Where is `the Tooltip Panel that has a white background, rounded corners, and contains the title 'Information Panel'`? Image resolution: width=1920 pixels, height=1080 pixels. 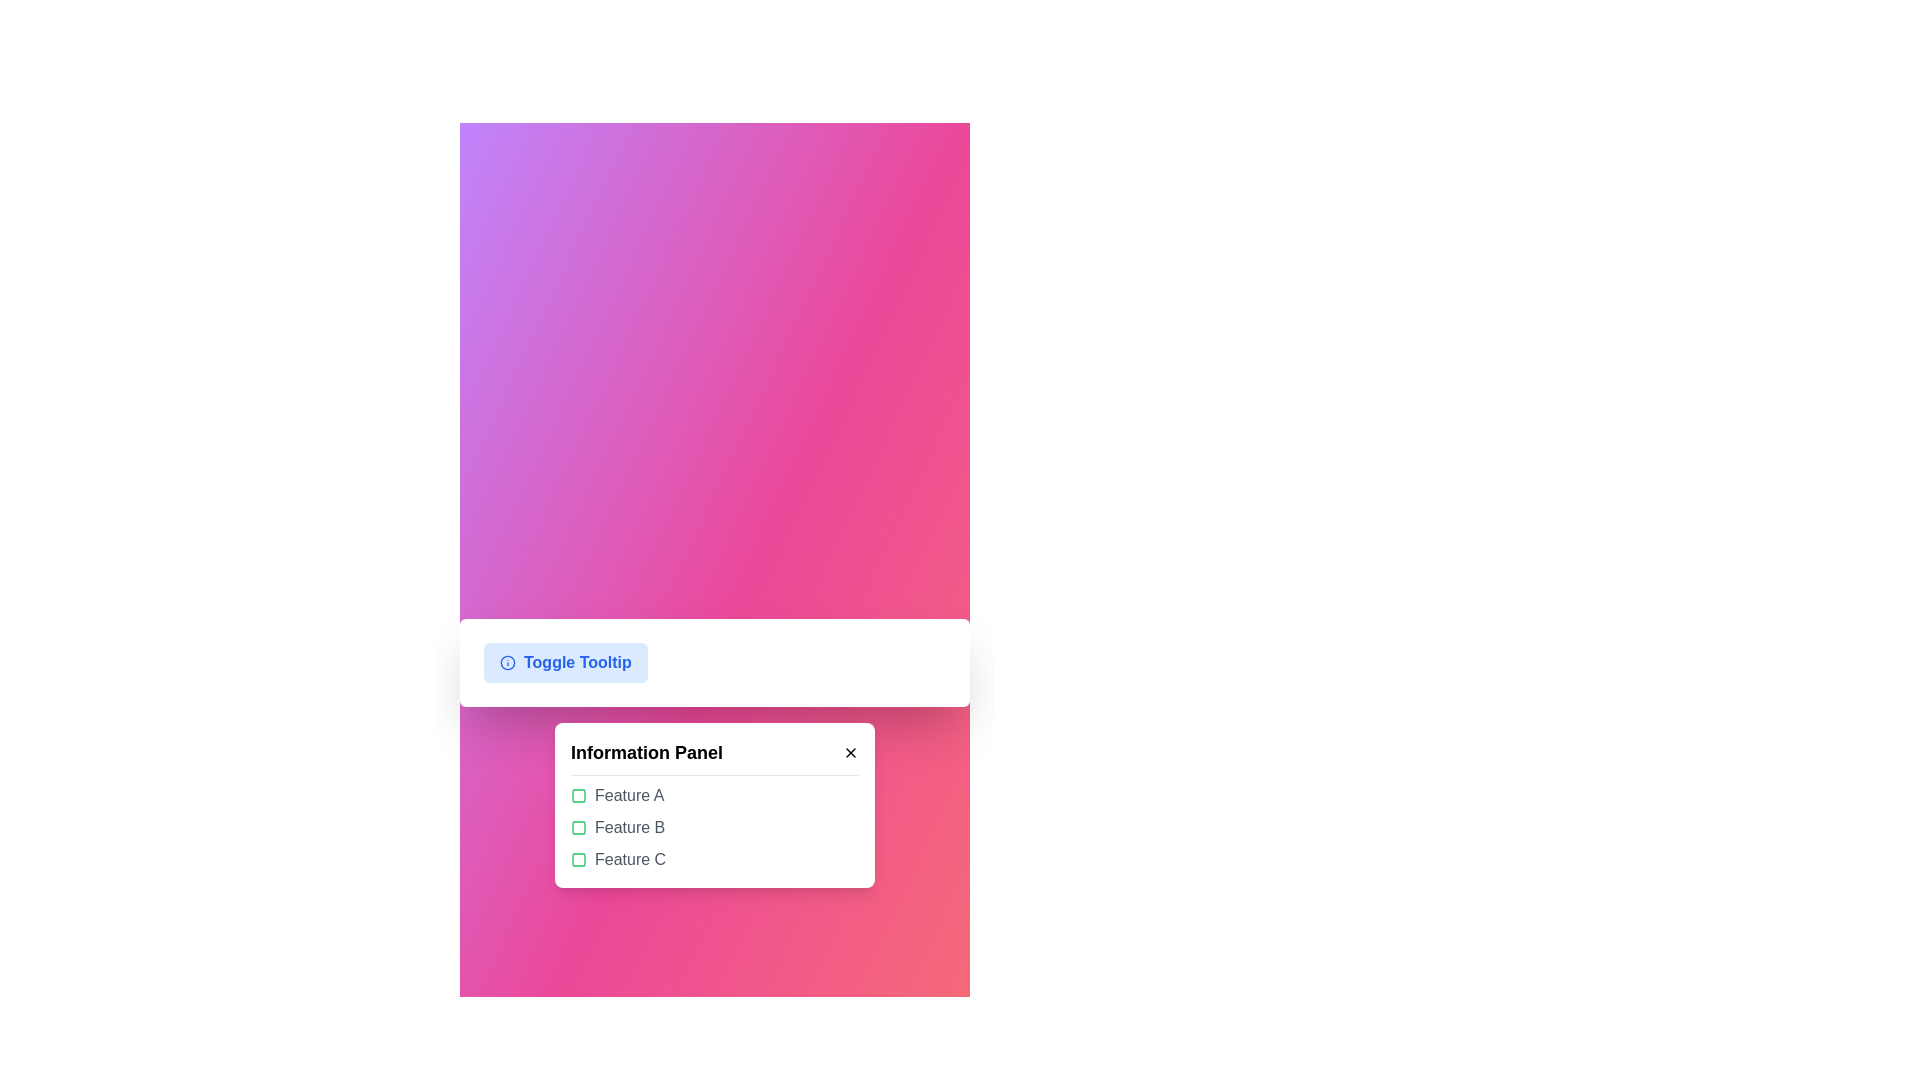 the Tooltip Panel that has a white background, rounded corners, and contains the title 'Information Panel' is located at coordinates (715, 804).